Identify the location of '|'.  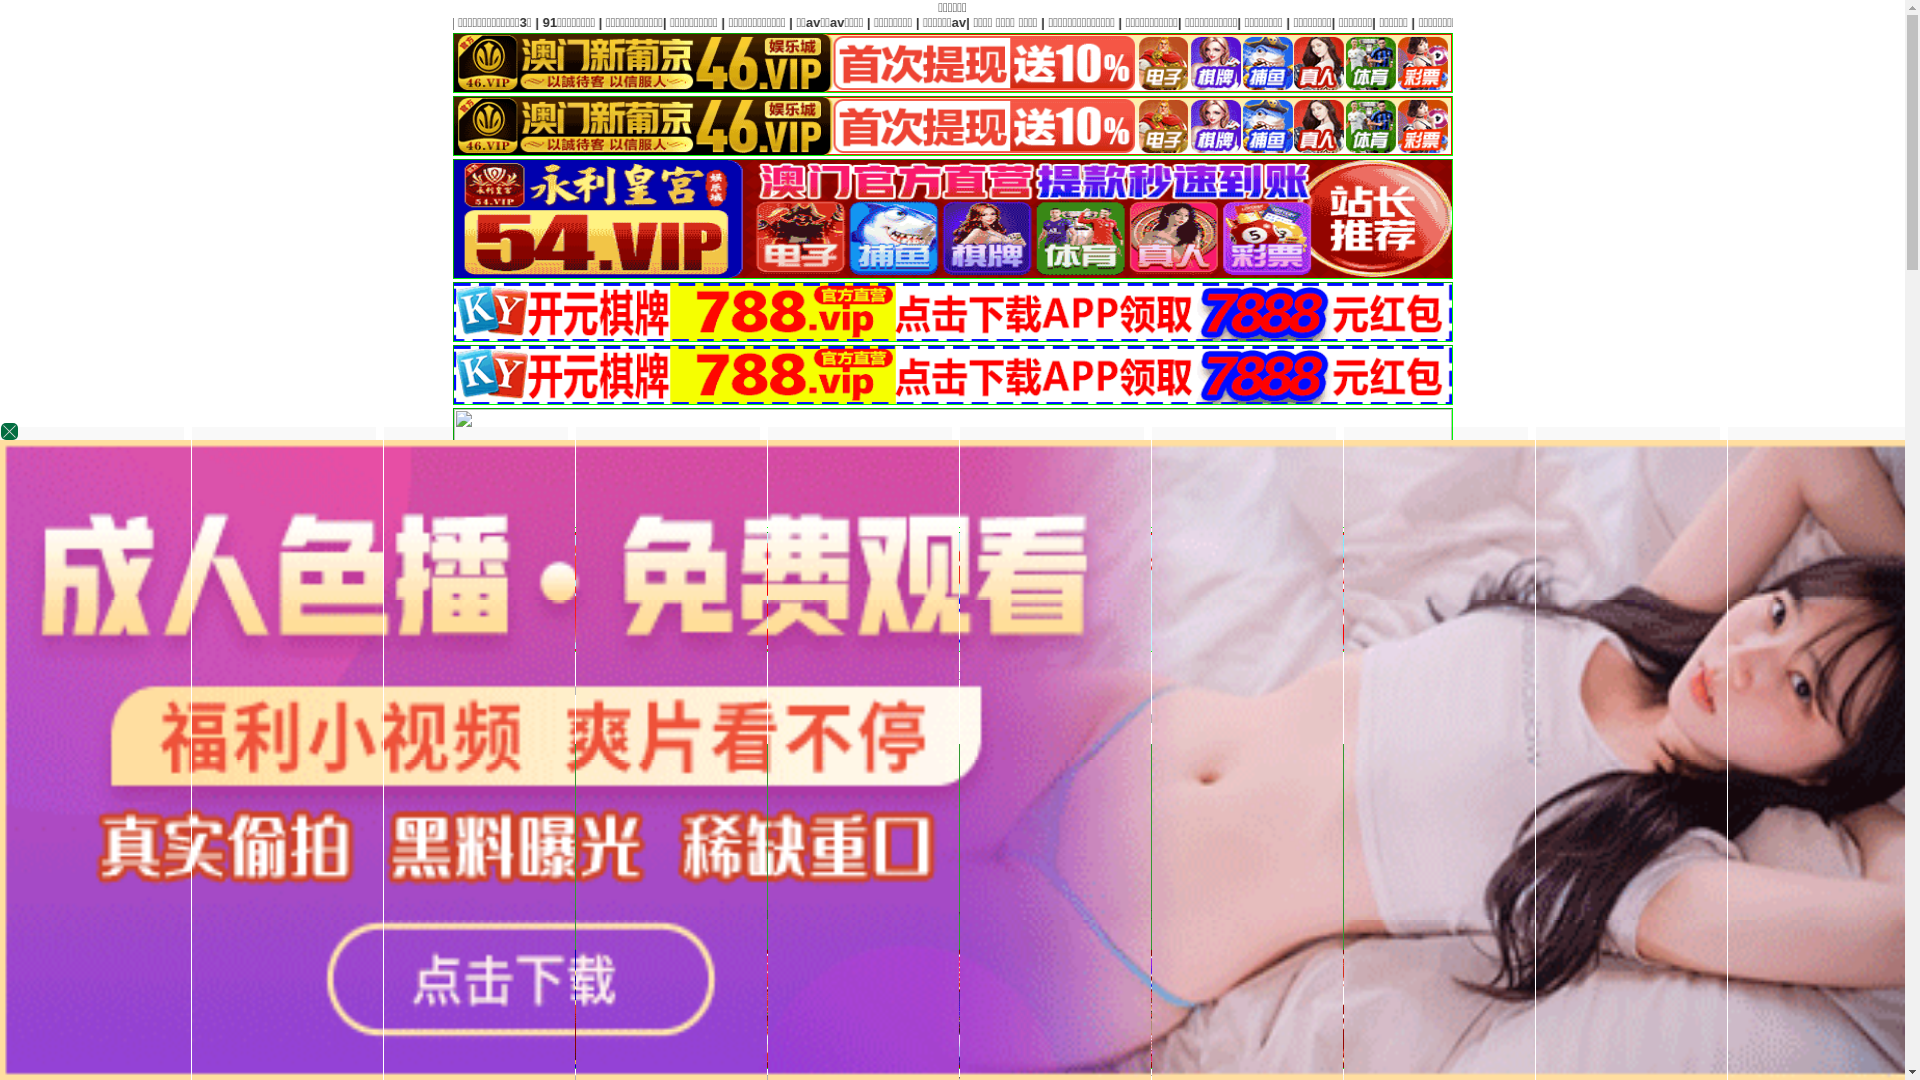
(1498, 22).